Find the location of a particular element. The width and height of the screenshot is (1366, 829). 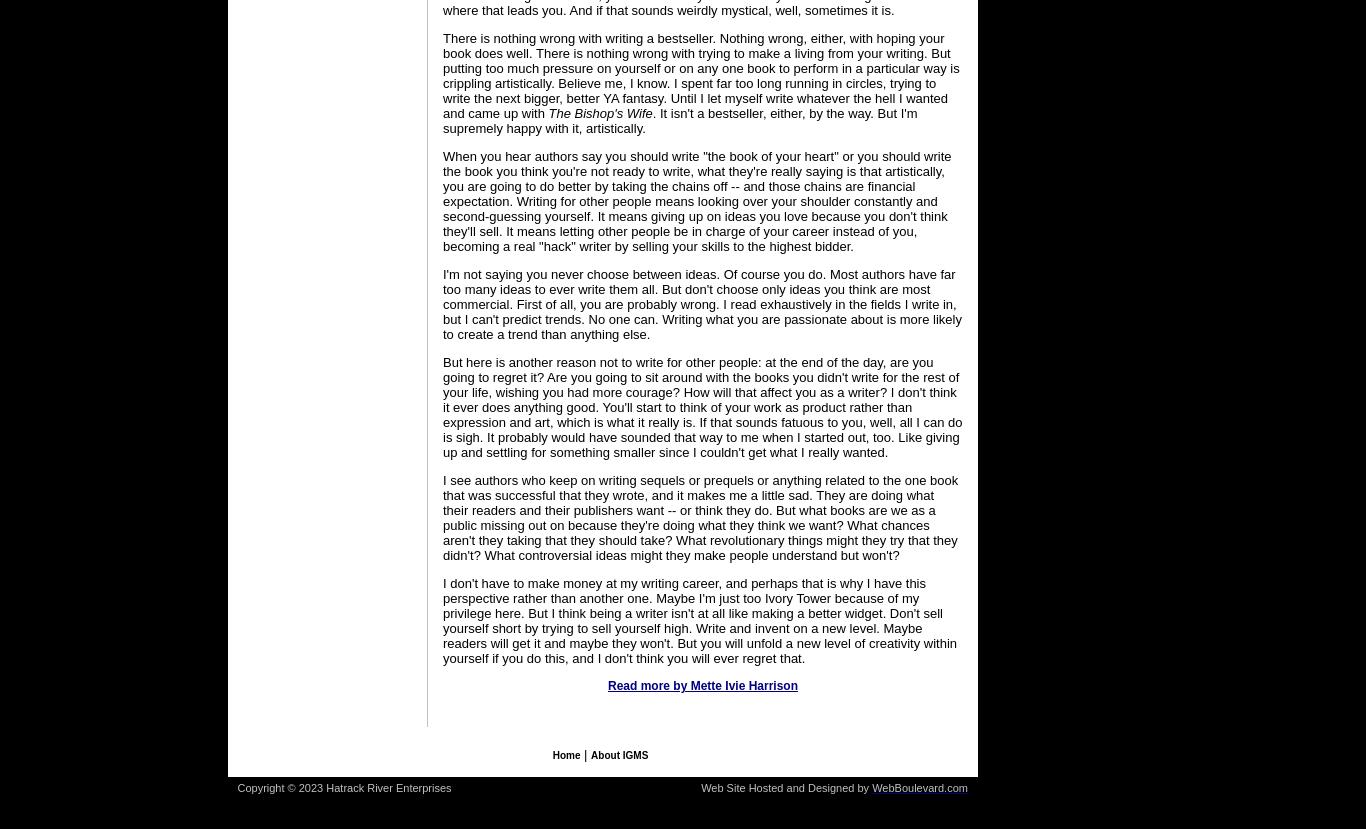

'I'm not saying you never choose between ideas. Of course you do. Most authors
have far too many ideas to ever write them all. But don't choose only ideas you
think are most commercial. First of all, you are probably wrong. I read
exhaustively in the fields I write in, but I can't predict trends. No one can. Writing
what you are passionate about is more likely to create a trend than anything else.' is located at coordinates (701, 304).